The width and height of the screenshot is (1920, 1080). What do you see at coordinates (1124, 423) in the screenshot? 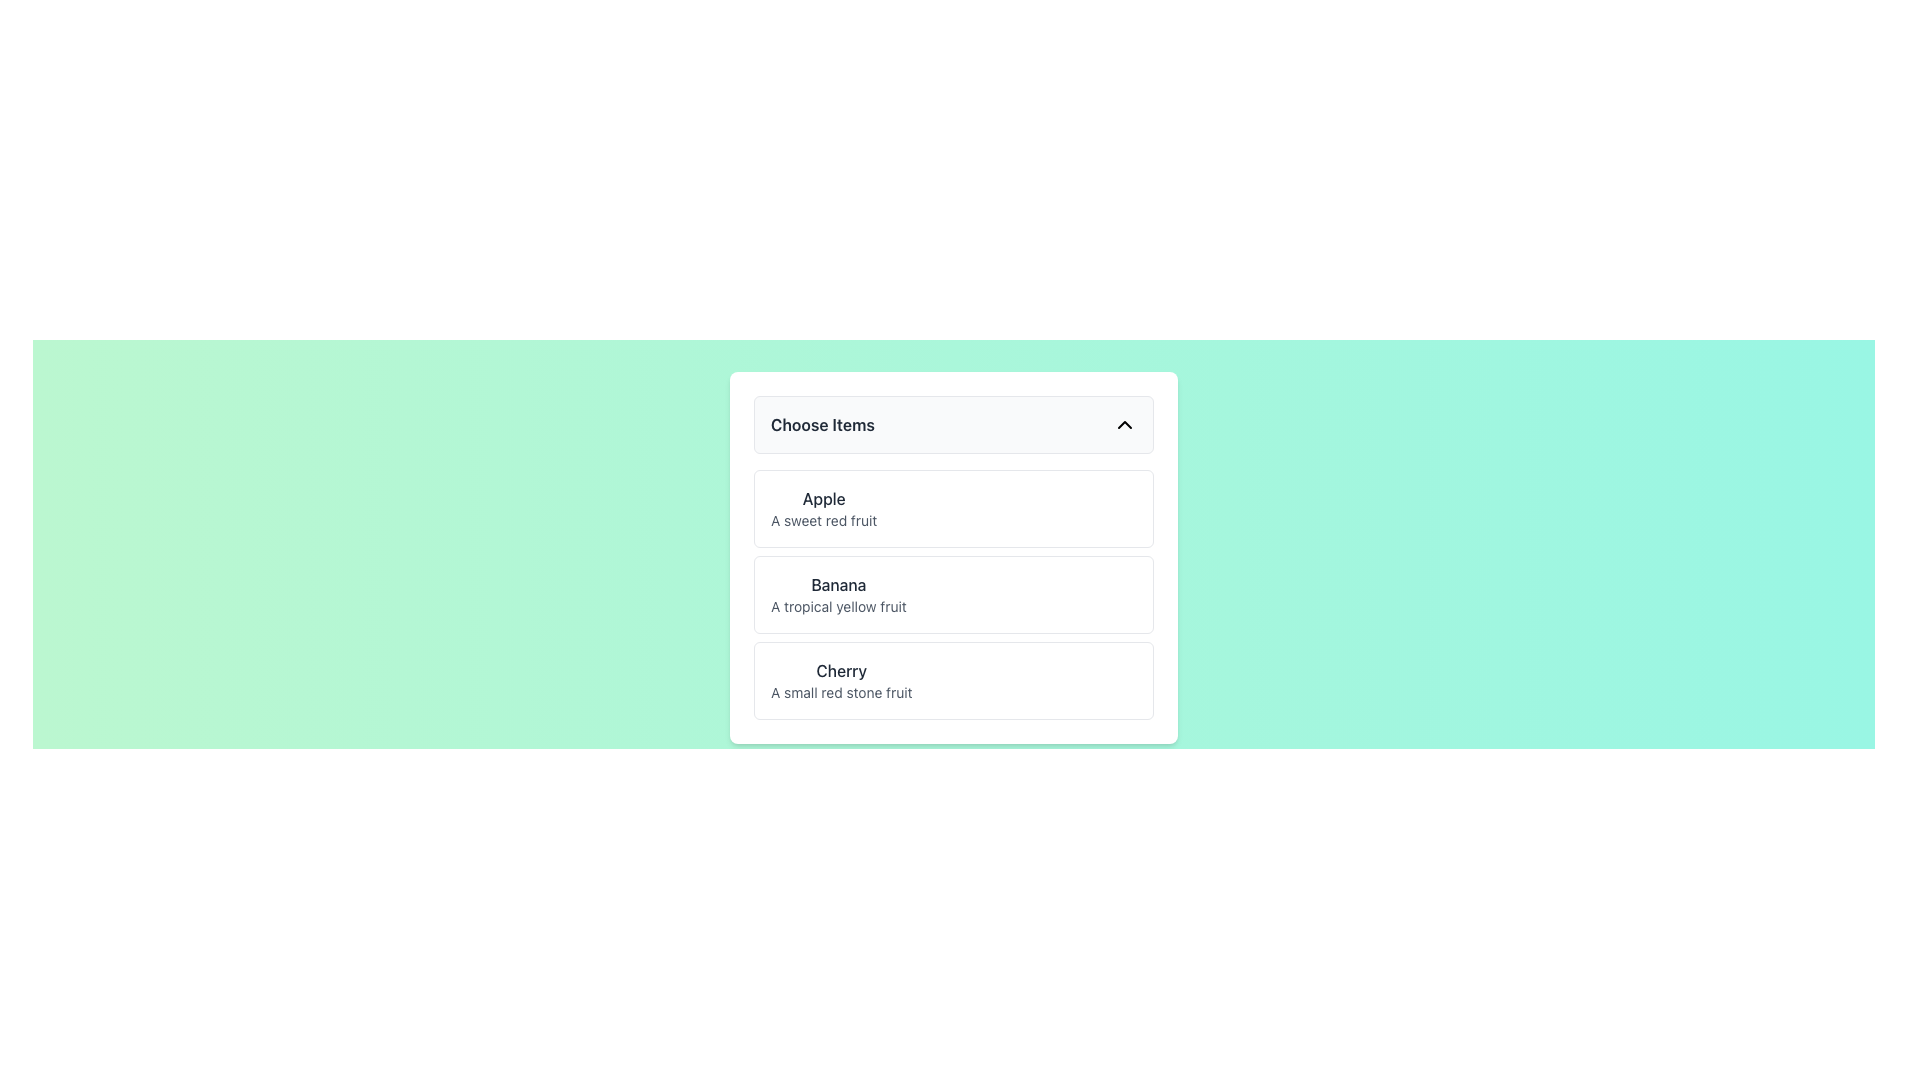
I see `the downward-pointing chevron icon adjacent to the 'Choose Items' text` at bounding box center [1124, 423].